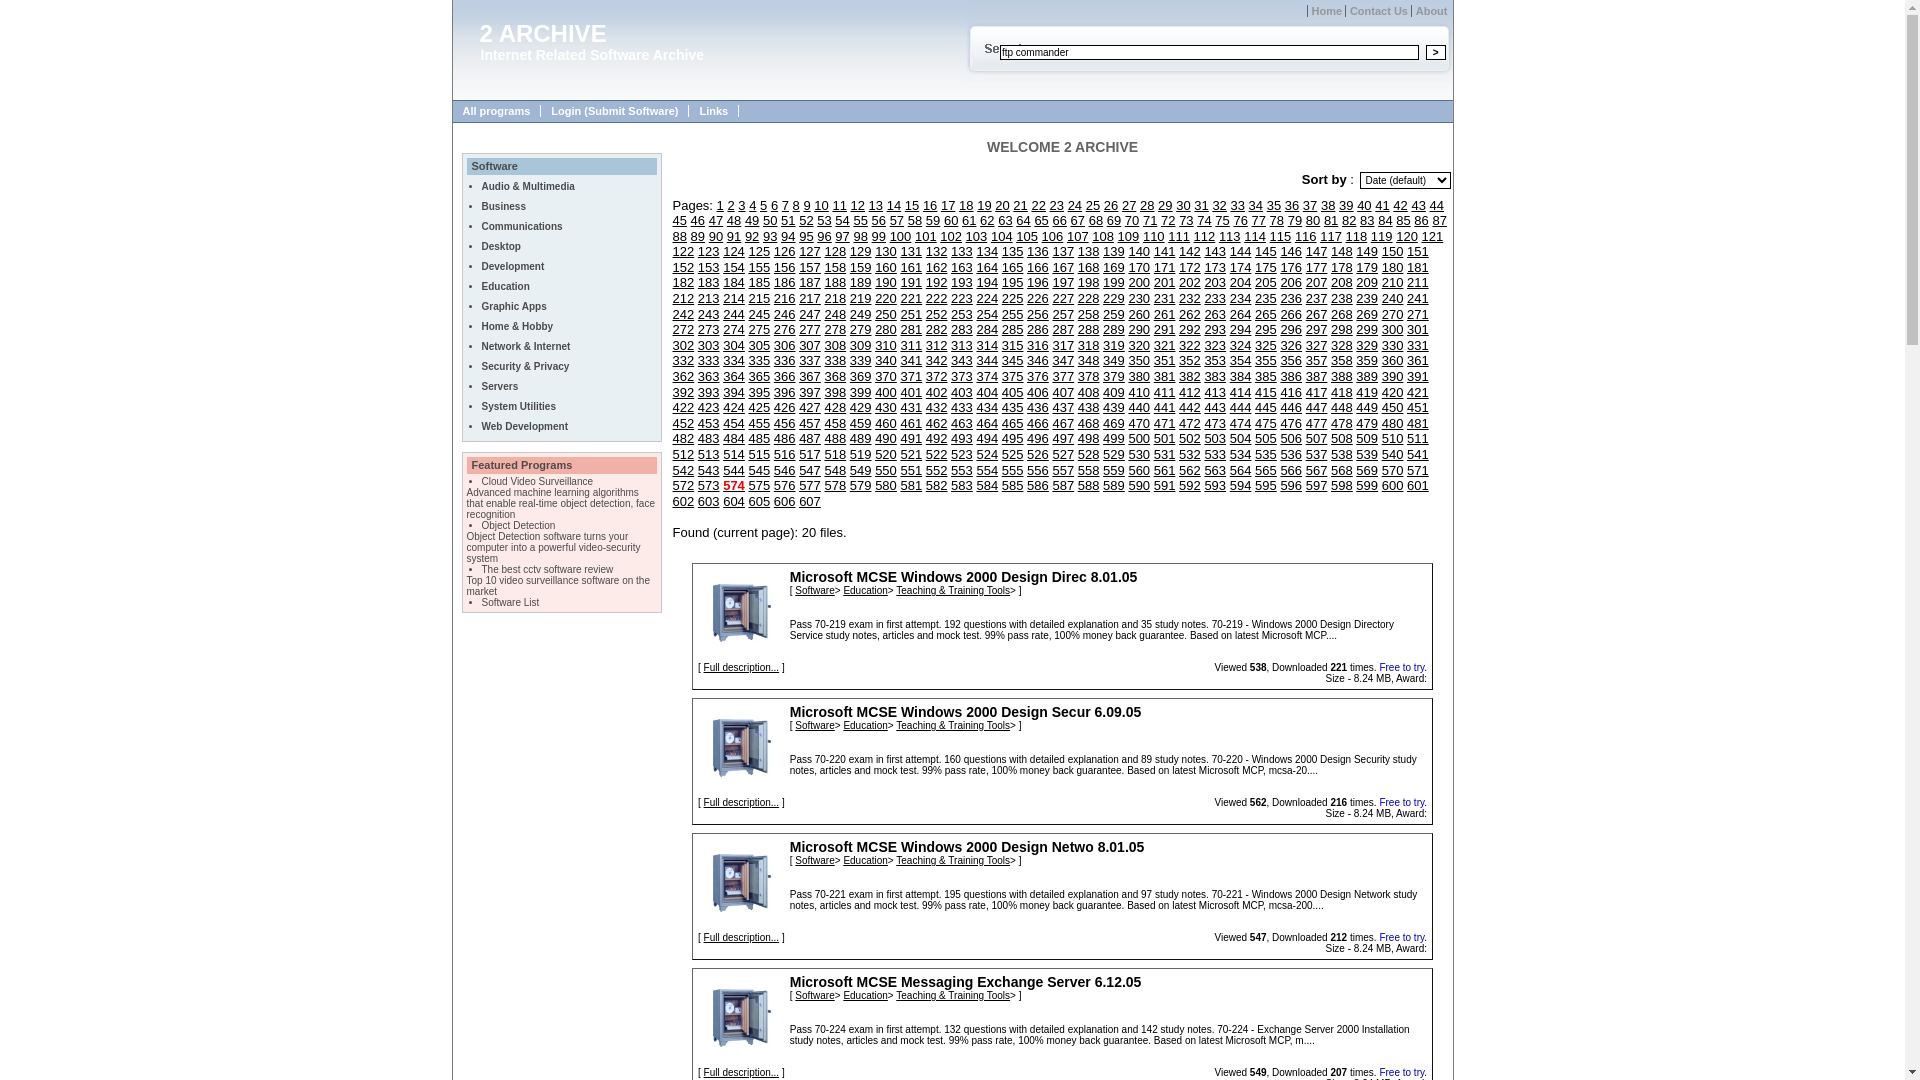  Describe the element at coordinates (831, 205) in the screenshot. I see `'11'` at that location.